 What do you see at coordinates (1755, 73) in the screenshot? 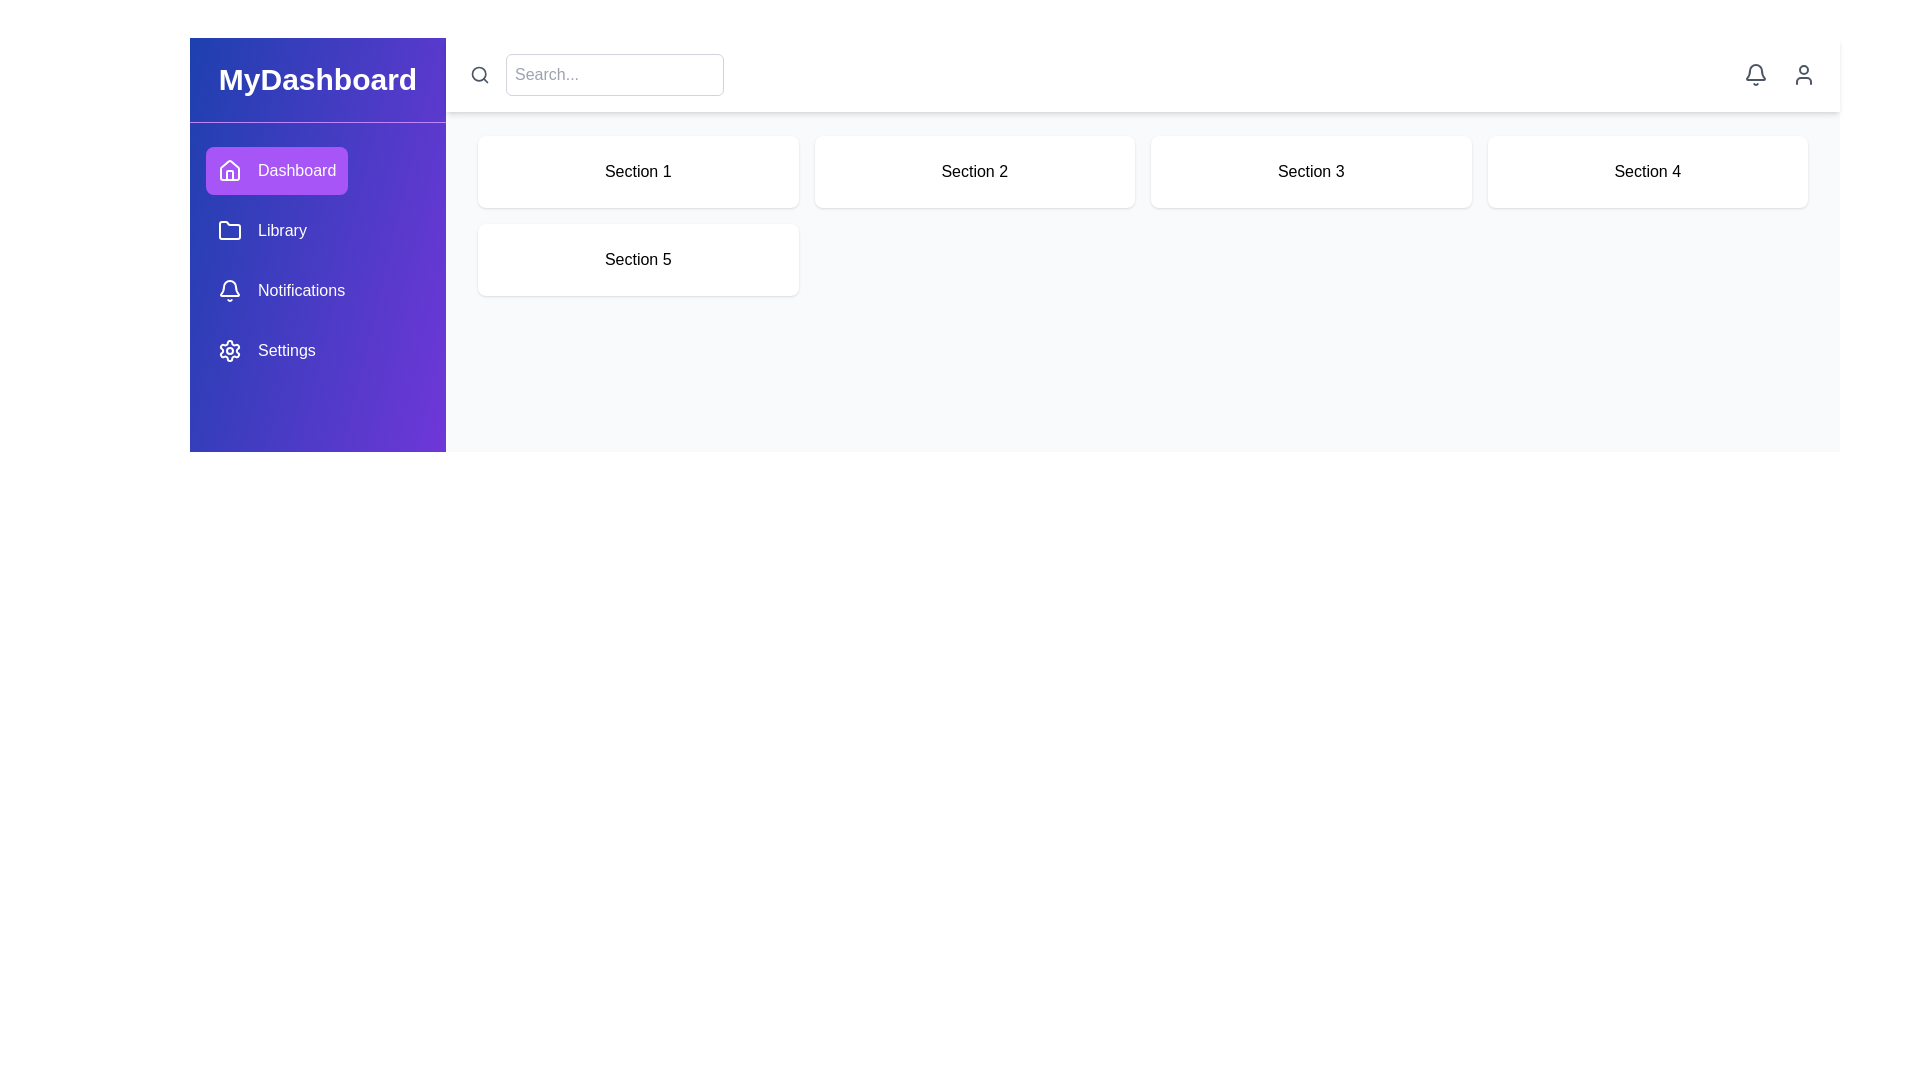
I see `the notification bell icon located in the top right corner of the interface` at bounding box center [1755, 73].